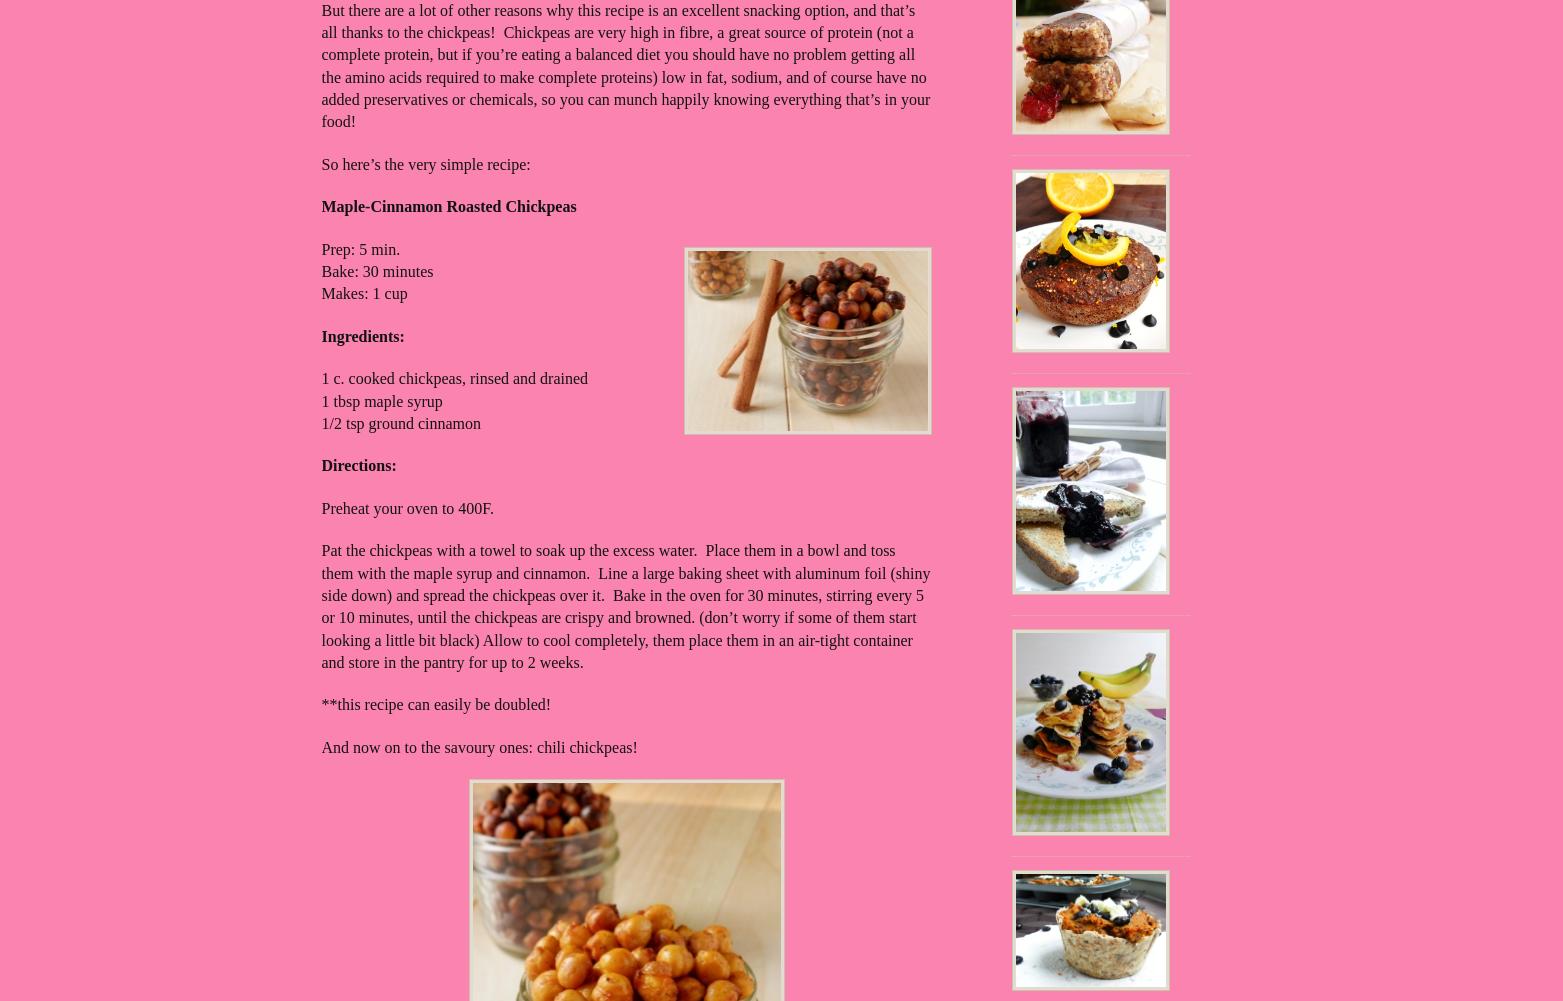  Describe the element at coordinates (425, 163) in the screenshot. I see `'So here’s the very simple recipe:'` at that location.